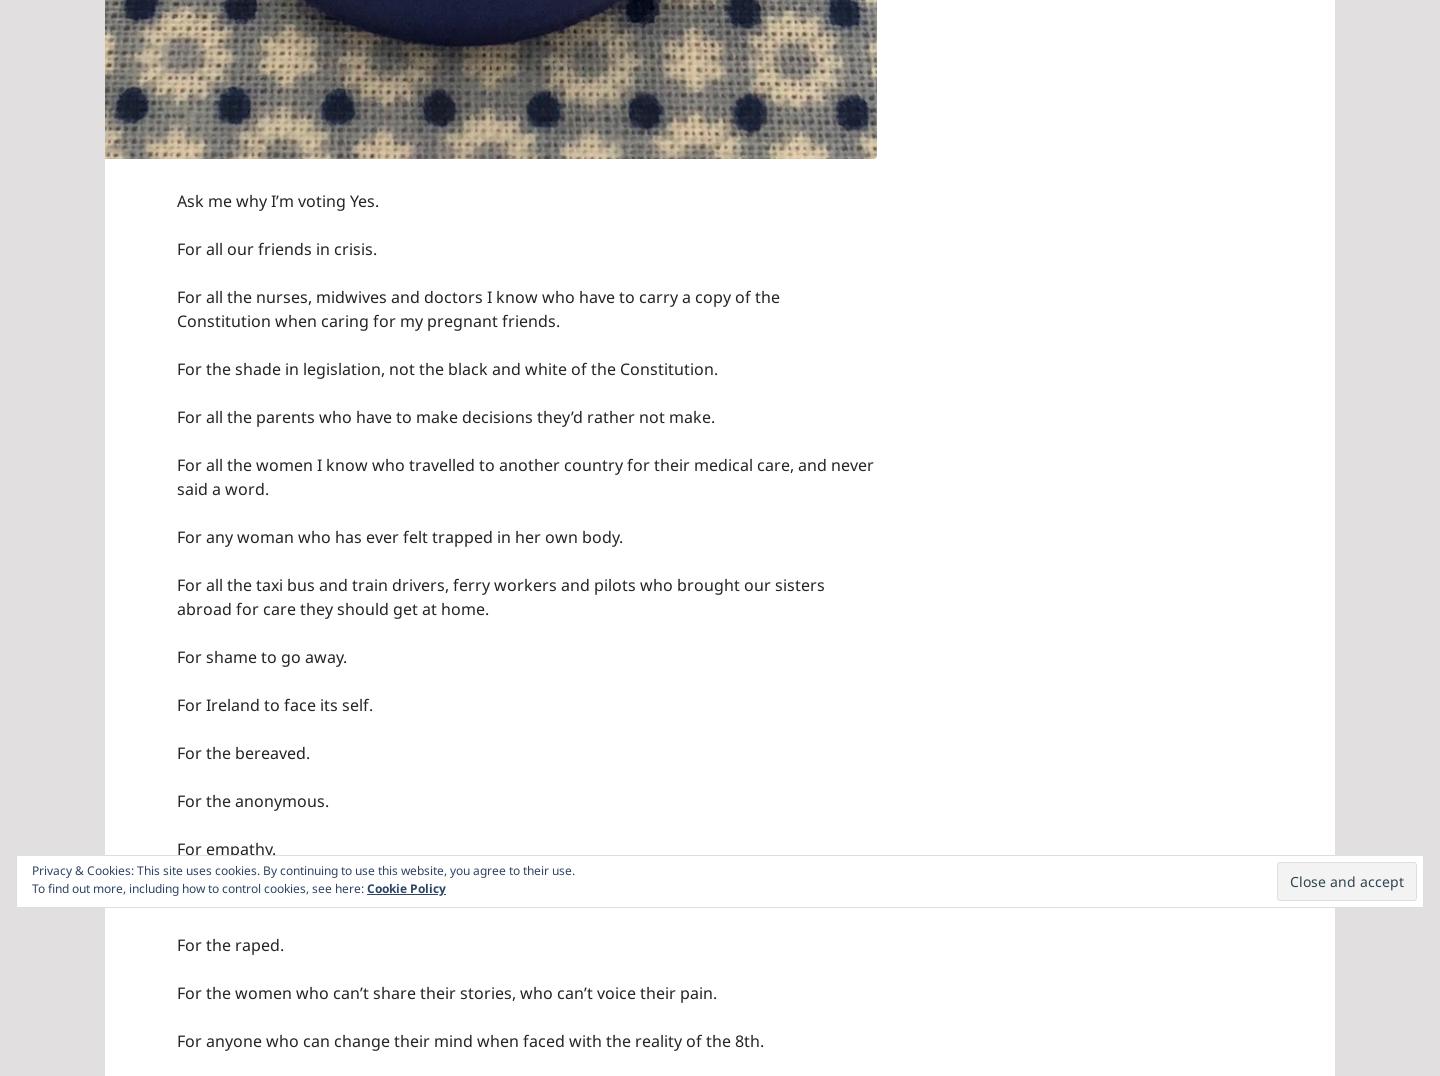 The height and width of the screenshot is (1076, 1440). Describe the element at coordinates (175, 655) in the screenshot. I see `'For shame to go away.'` at that location.